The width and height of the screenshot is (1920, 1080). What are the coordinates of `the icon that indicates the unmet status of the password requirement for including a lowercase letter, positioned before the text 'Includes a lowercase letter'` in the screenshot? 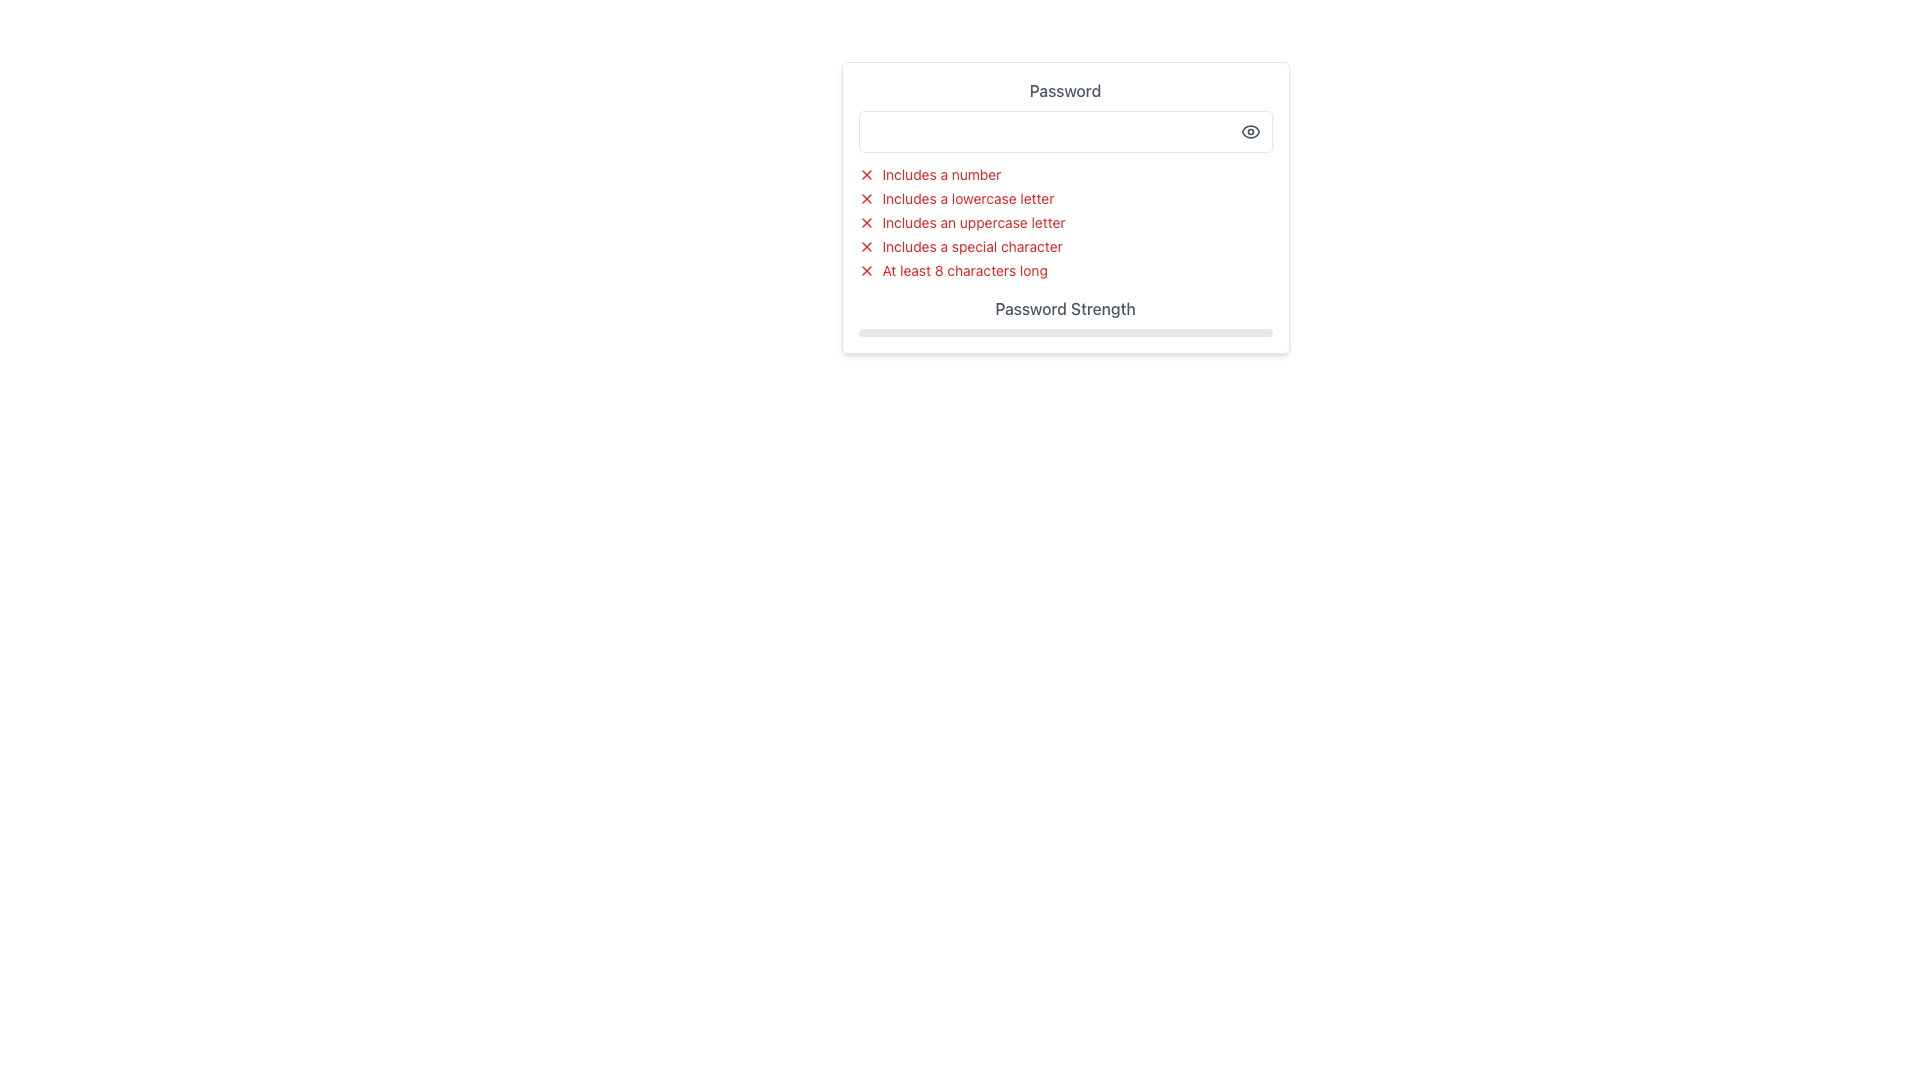 It's located at (866, 199).